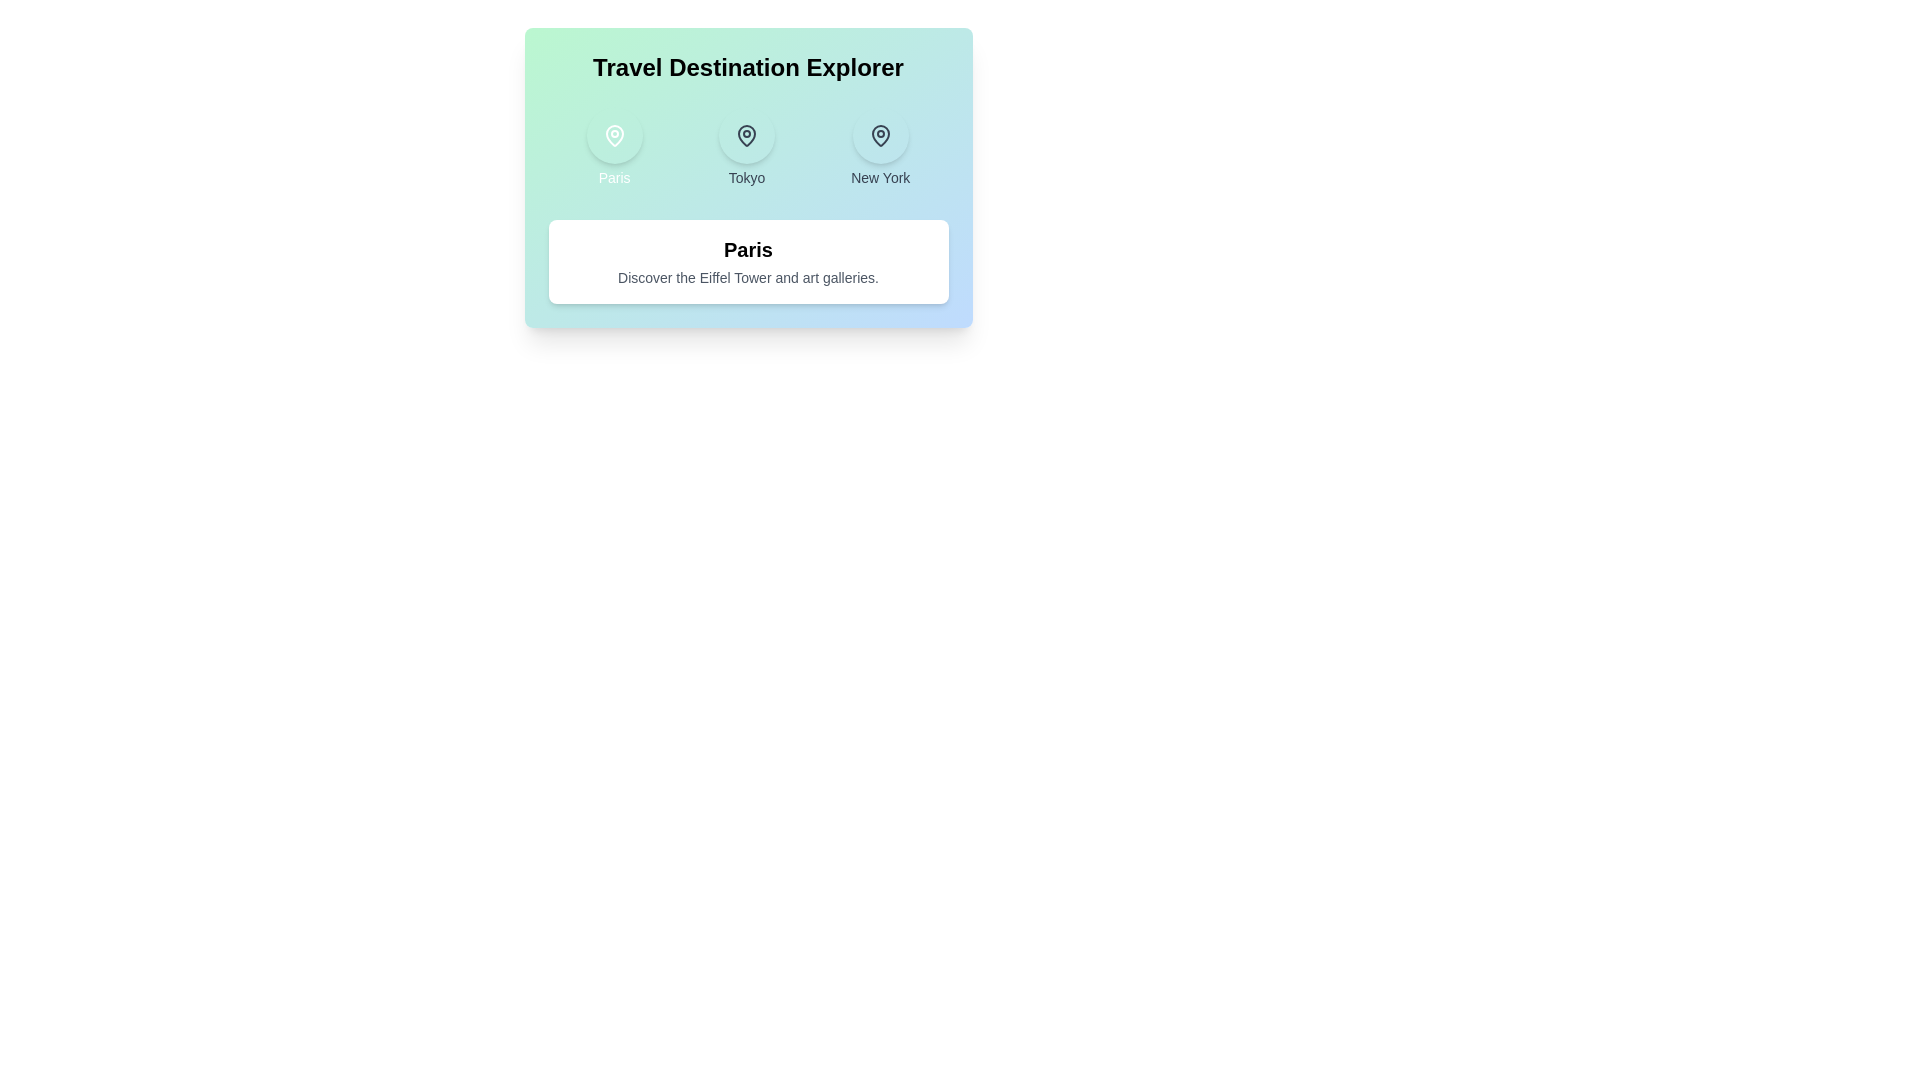 This screenshot has height=1080, width=1920. I want to click on the text label for the travel destination 'New York', which is positioned at the bottom of a vertically stacked group and serves as a clickable area, so click(880, 176).